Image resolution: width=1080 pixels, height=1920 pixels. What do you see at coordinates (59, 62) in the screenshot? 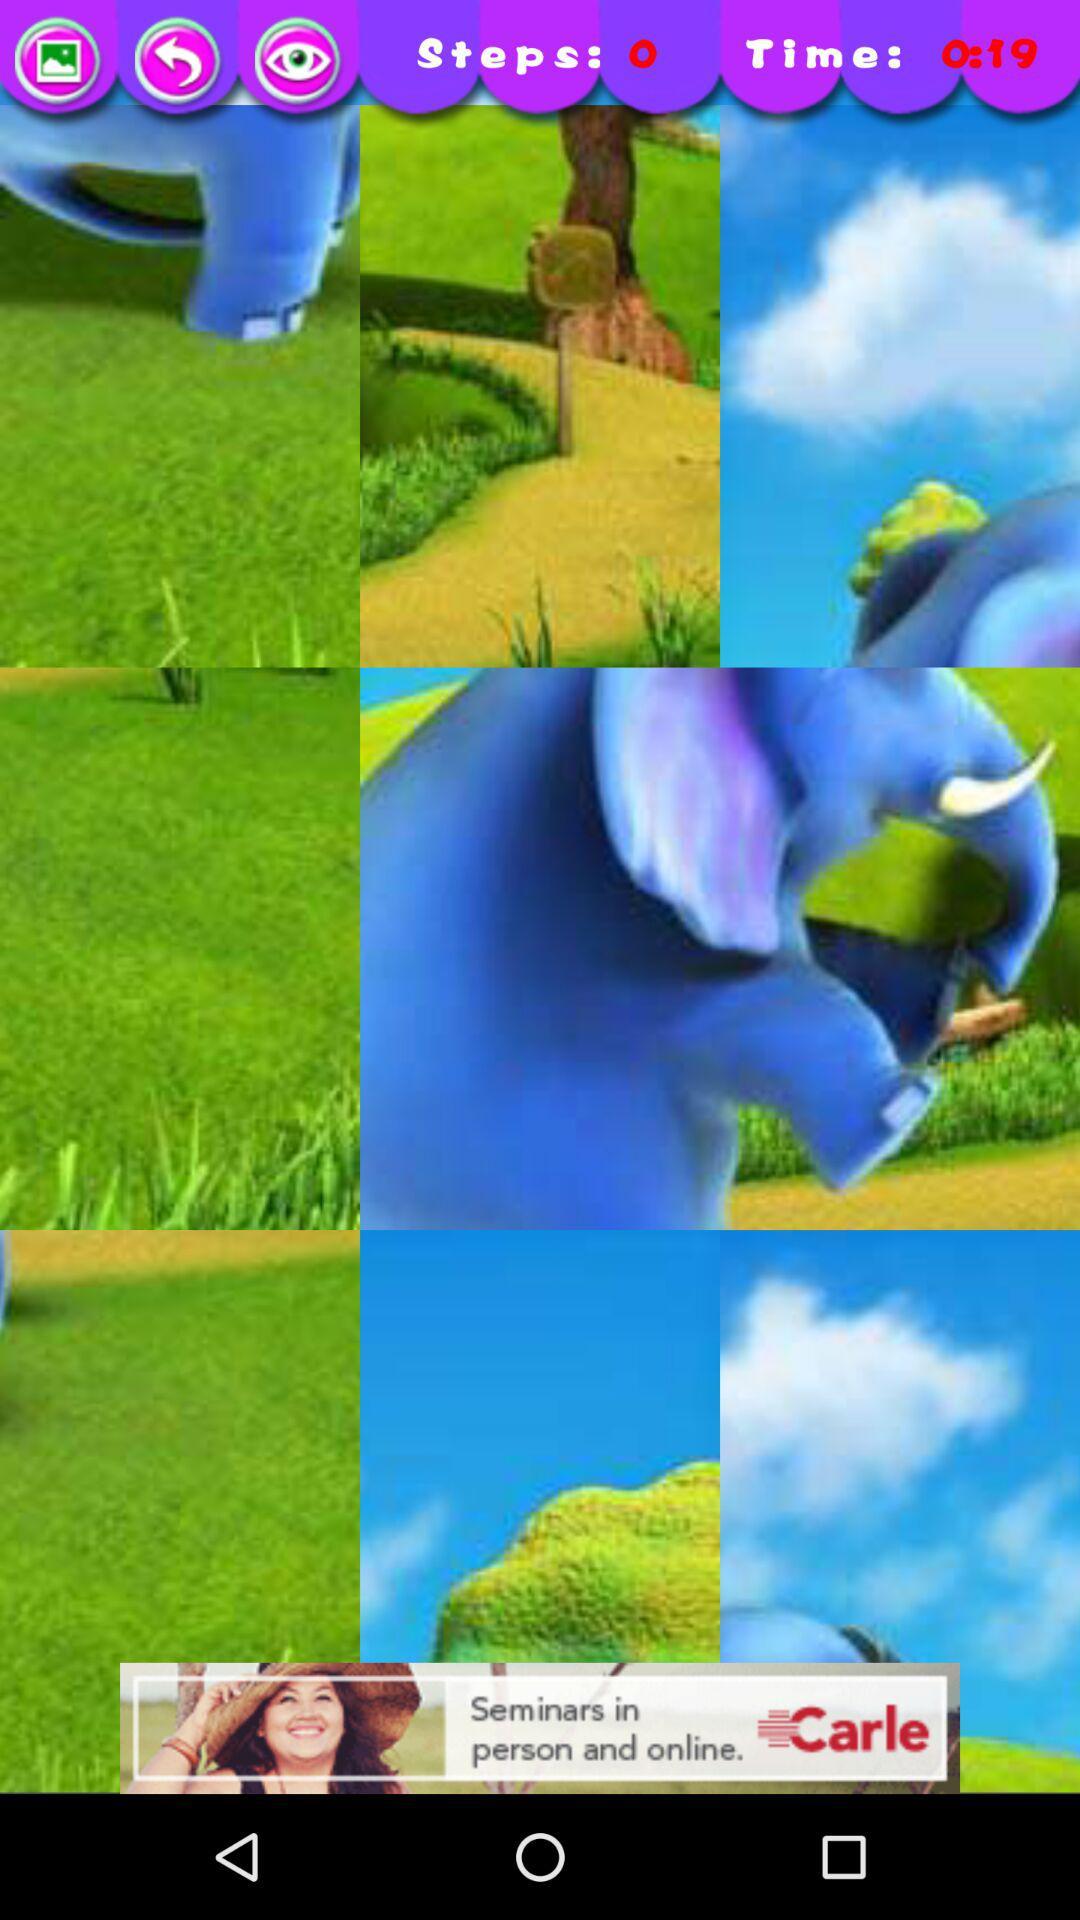
I see `the wallpaper icon` at bounding box center [59, 62].